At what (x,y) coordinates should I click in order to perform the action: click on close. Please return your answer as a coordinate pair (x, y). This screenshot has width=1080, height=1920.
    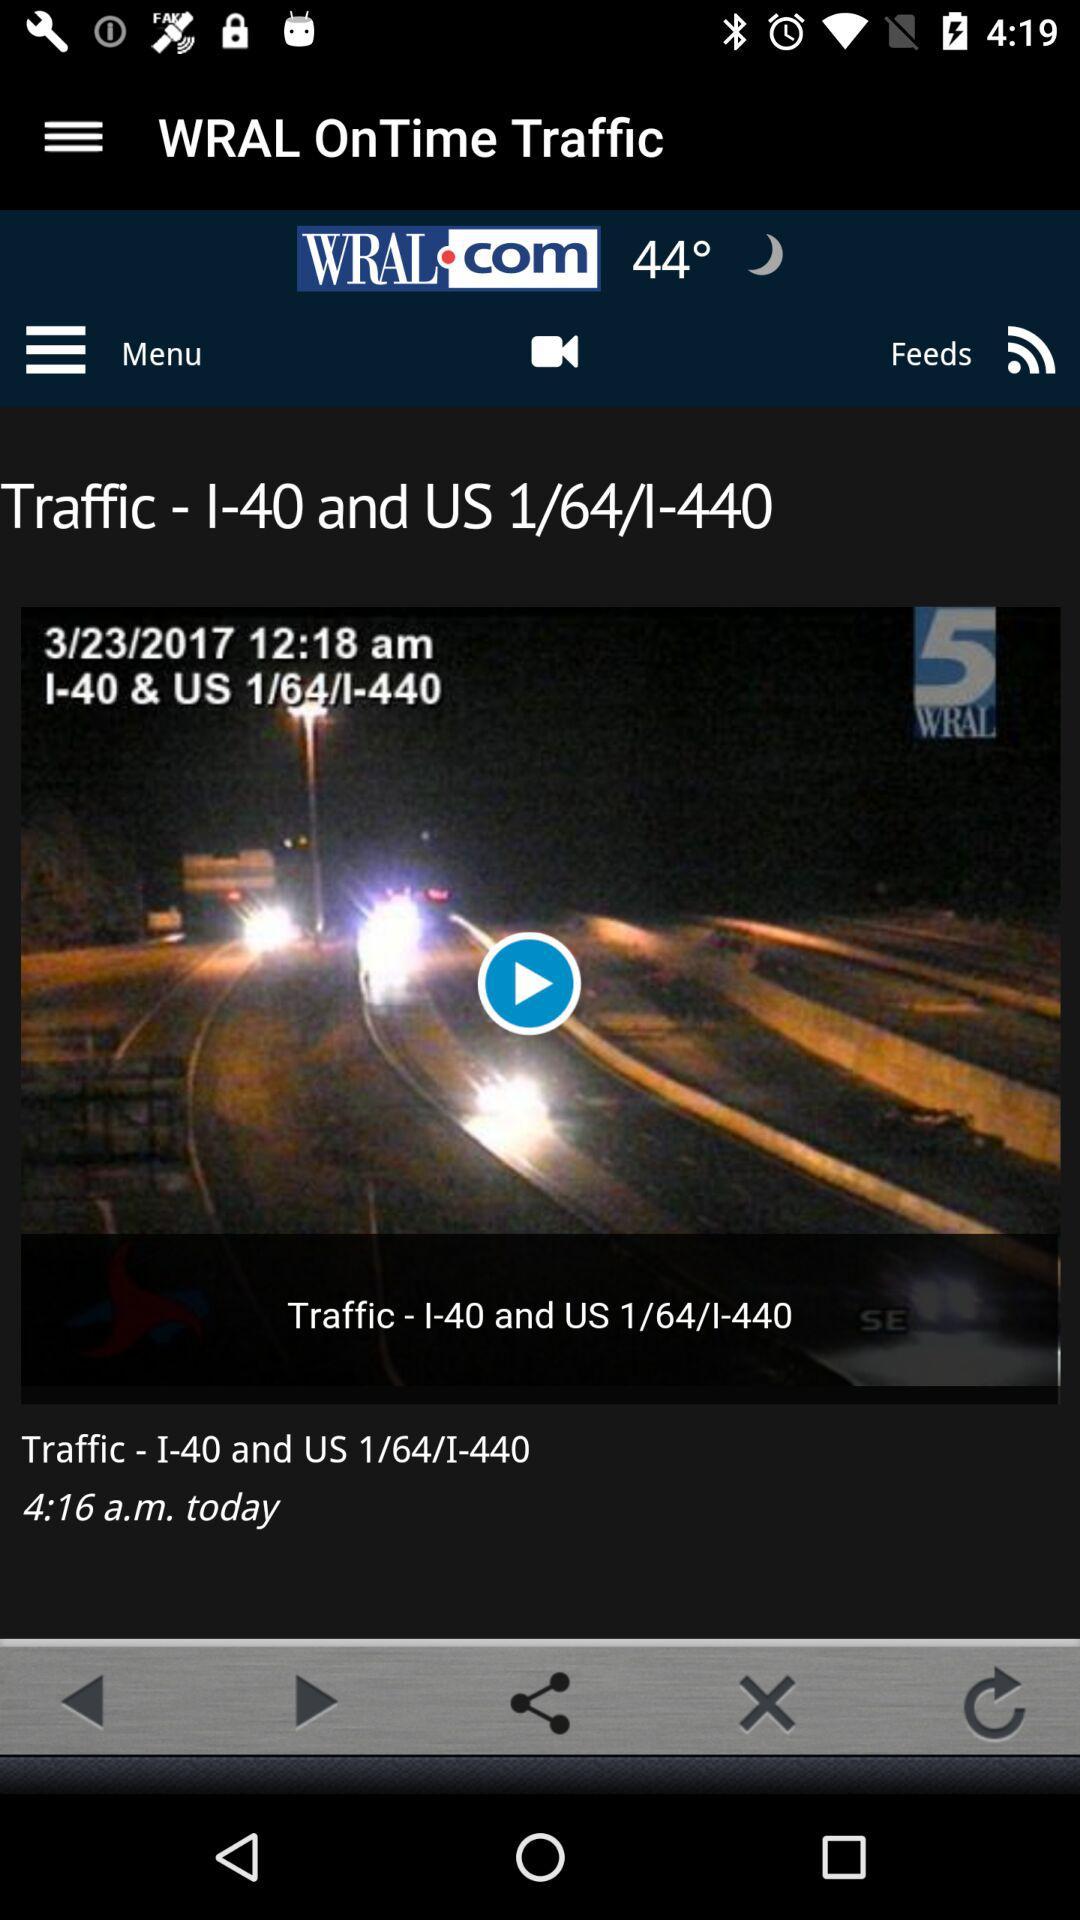
    Looking at the image, I should click on (766, 1702).